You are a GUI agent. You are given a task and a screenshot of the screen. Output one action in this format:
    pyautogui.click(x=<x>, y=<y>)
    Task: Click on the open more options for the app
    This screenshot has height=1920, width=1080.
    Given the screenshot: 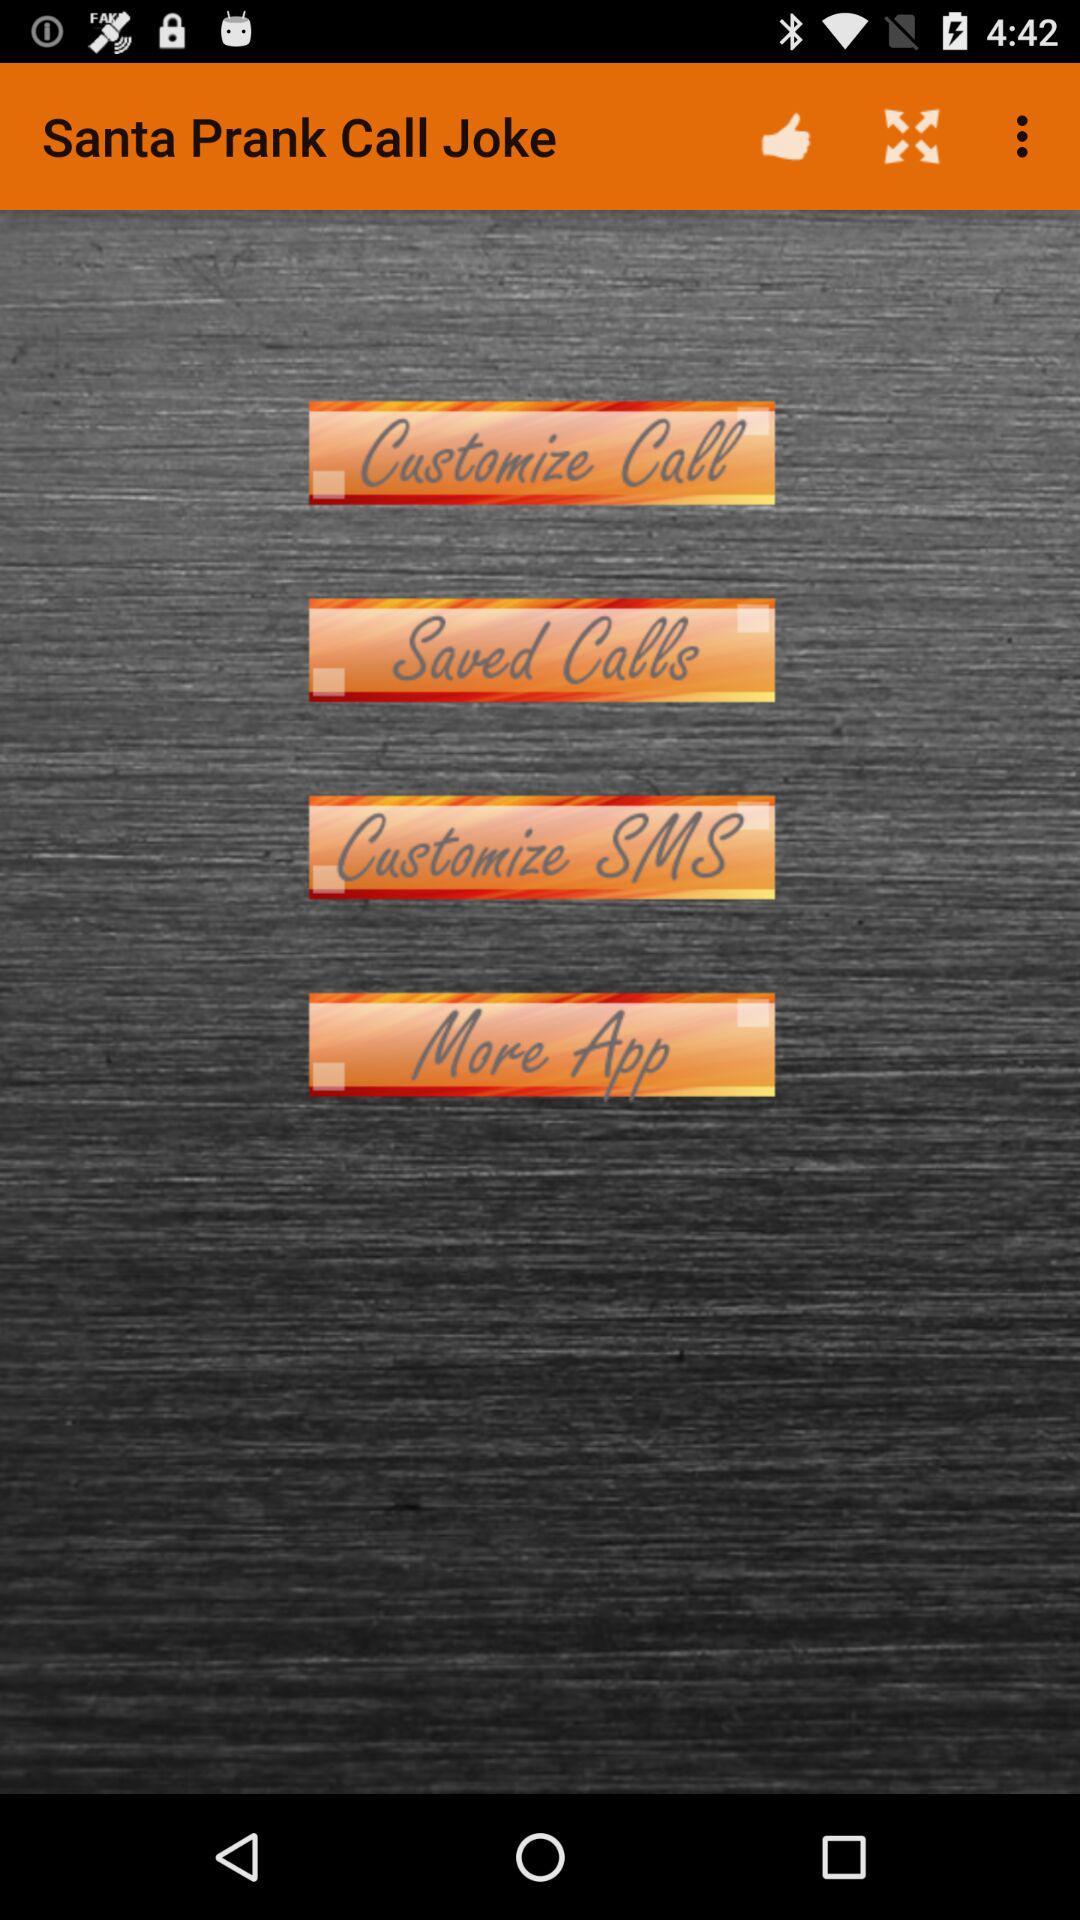 What is the action you would take?
    pyautogui.click(x=540, y=1043)
    